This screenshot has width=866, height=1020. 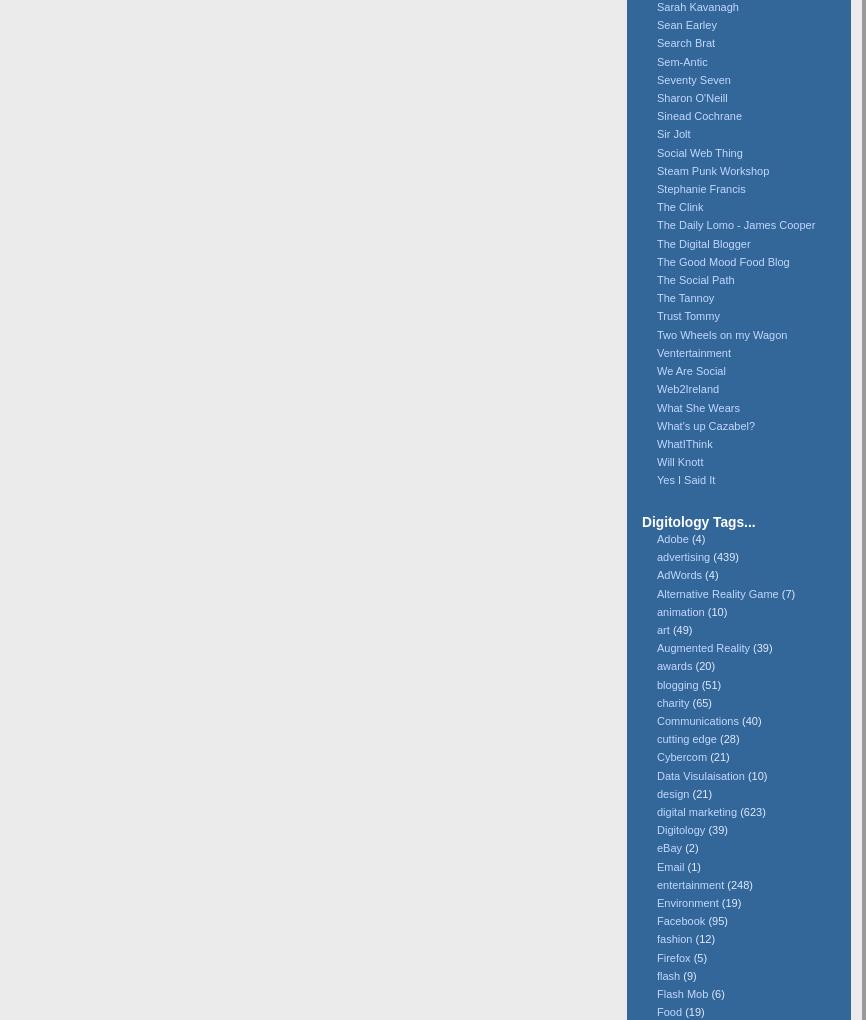 I want to click on 'The Good Mood Food Blog', so click(x=722, y=260).